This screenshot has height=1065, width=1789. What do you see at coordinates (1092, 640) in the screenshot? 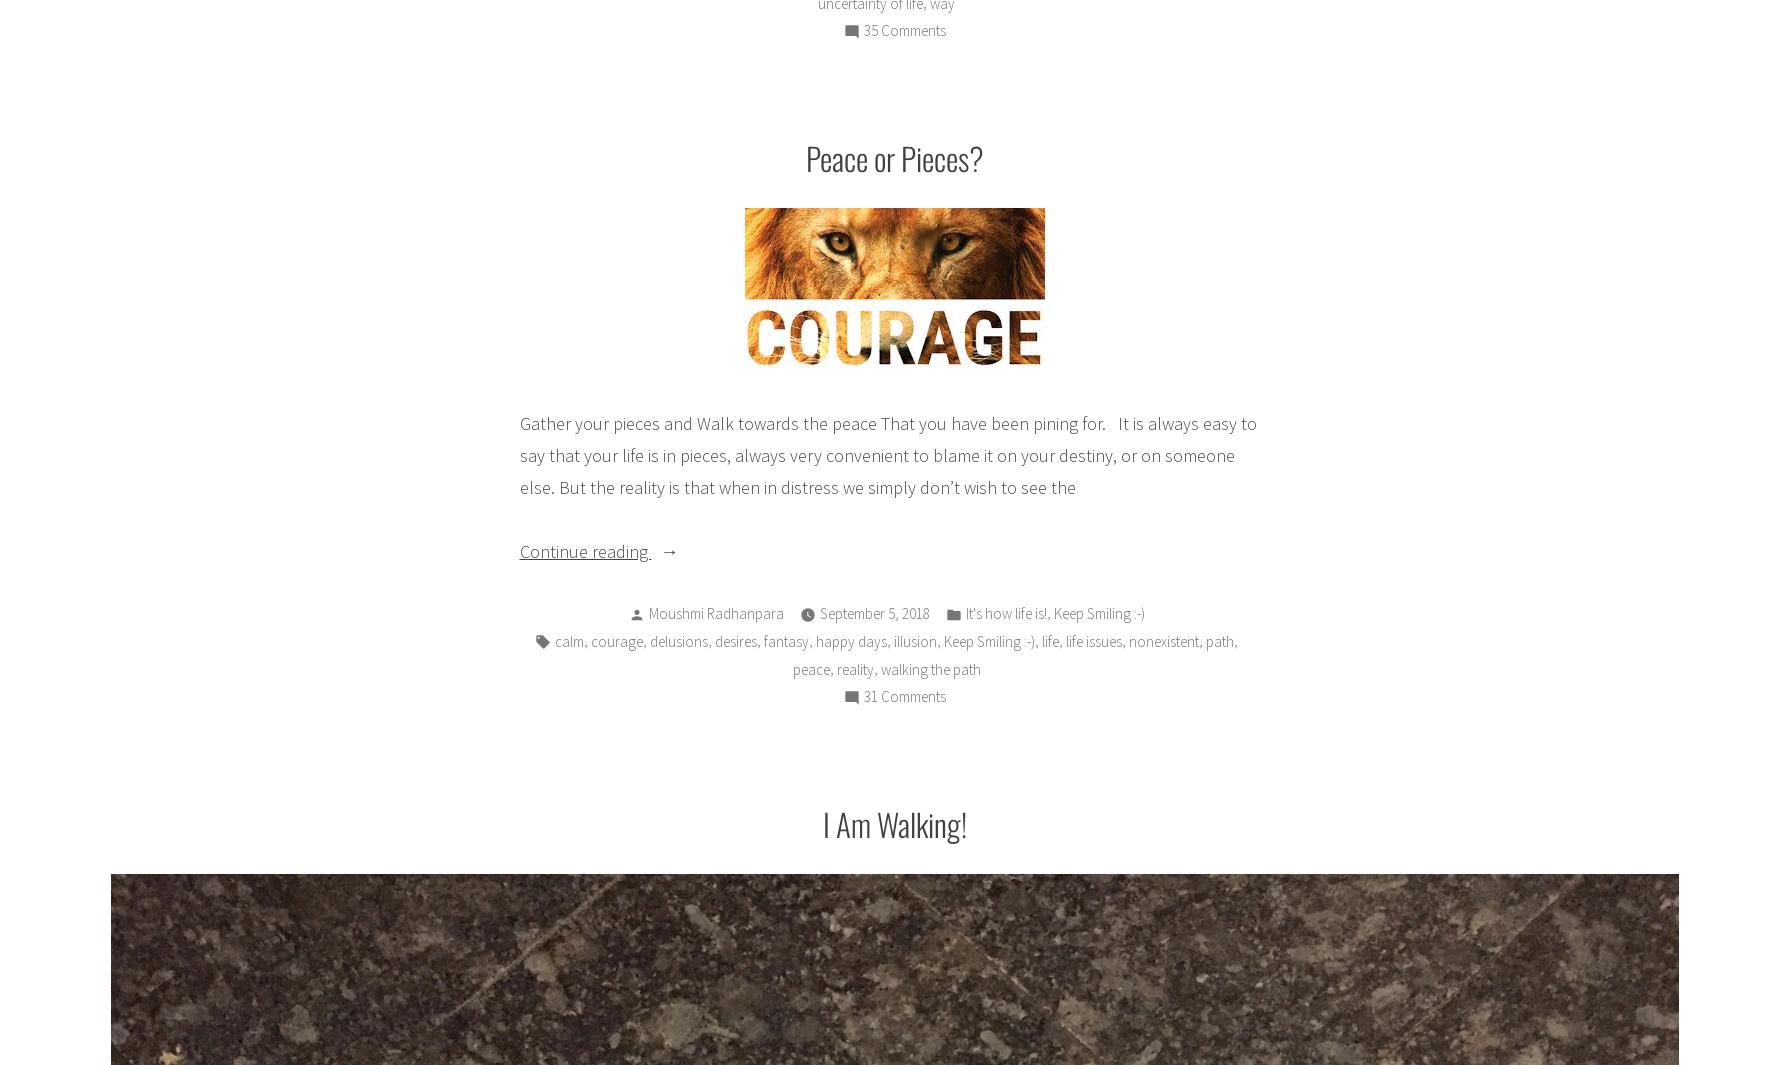
I see `'life issues'` at bounding box center [1092, 640].